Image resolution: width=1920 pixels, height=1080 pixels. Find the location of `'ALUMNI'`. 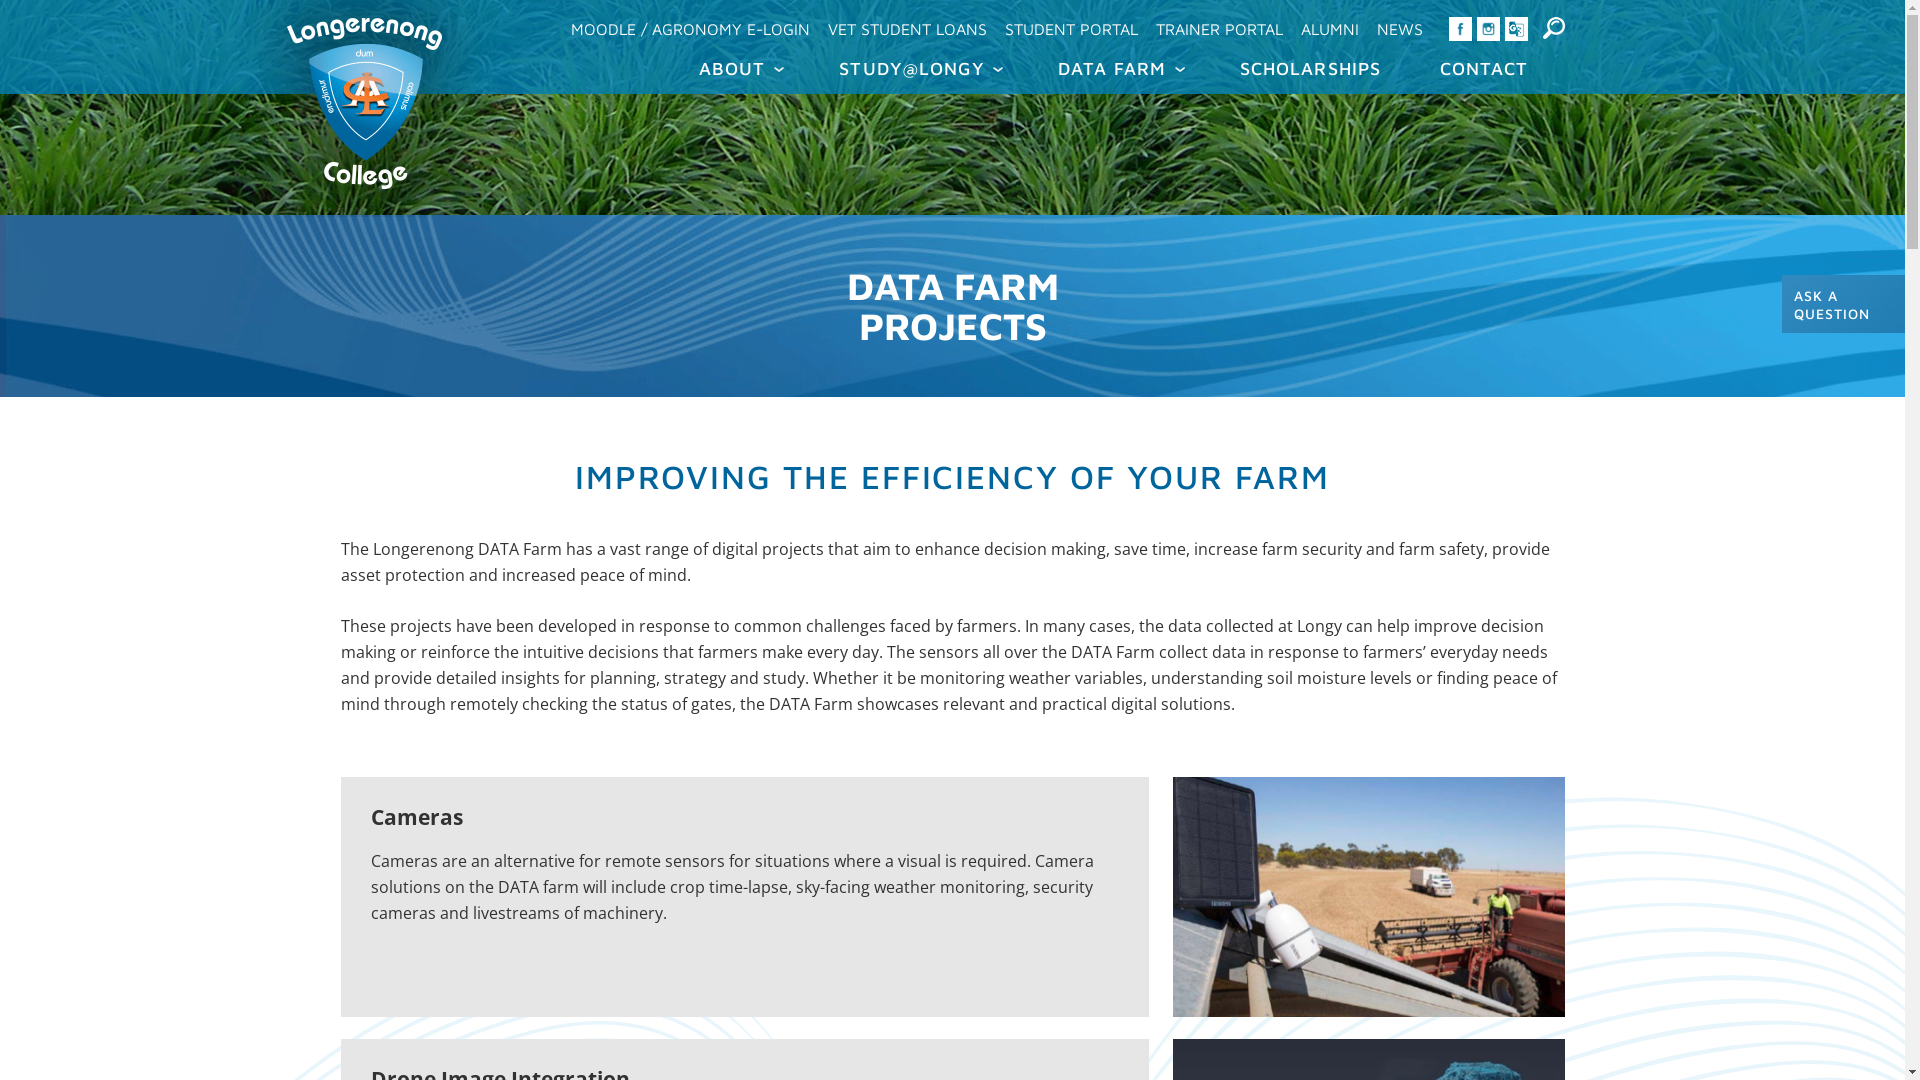

'ALUMNI' is located at coordinates (1329, 29).